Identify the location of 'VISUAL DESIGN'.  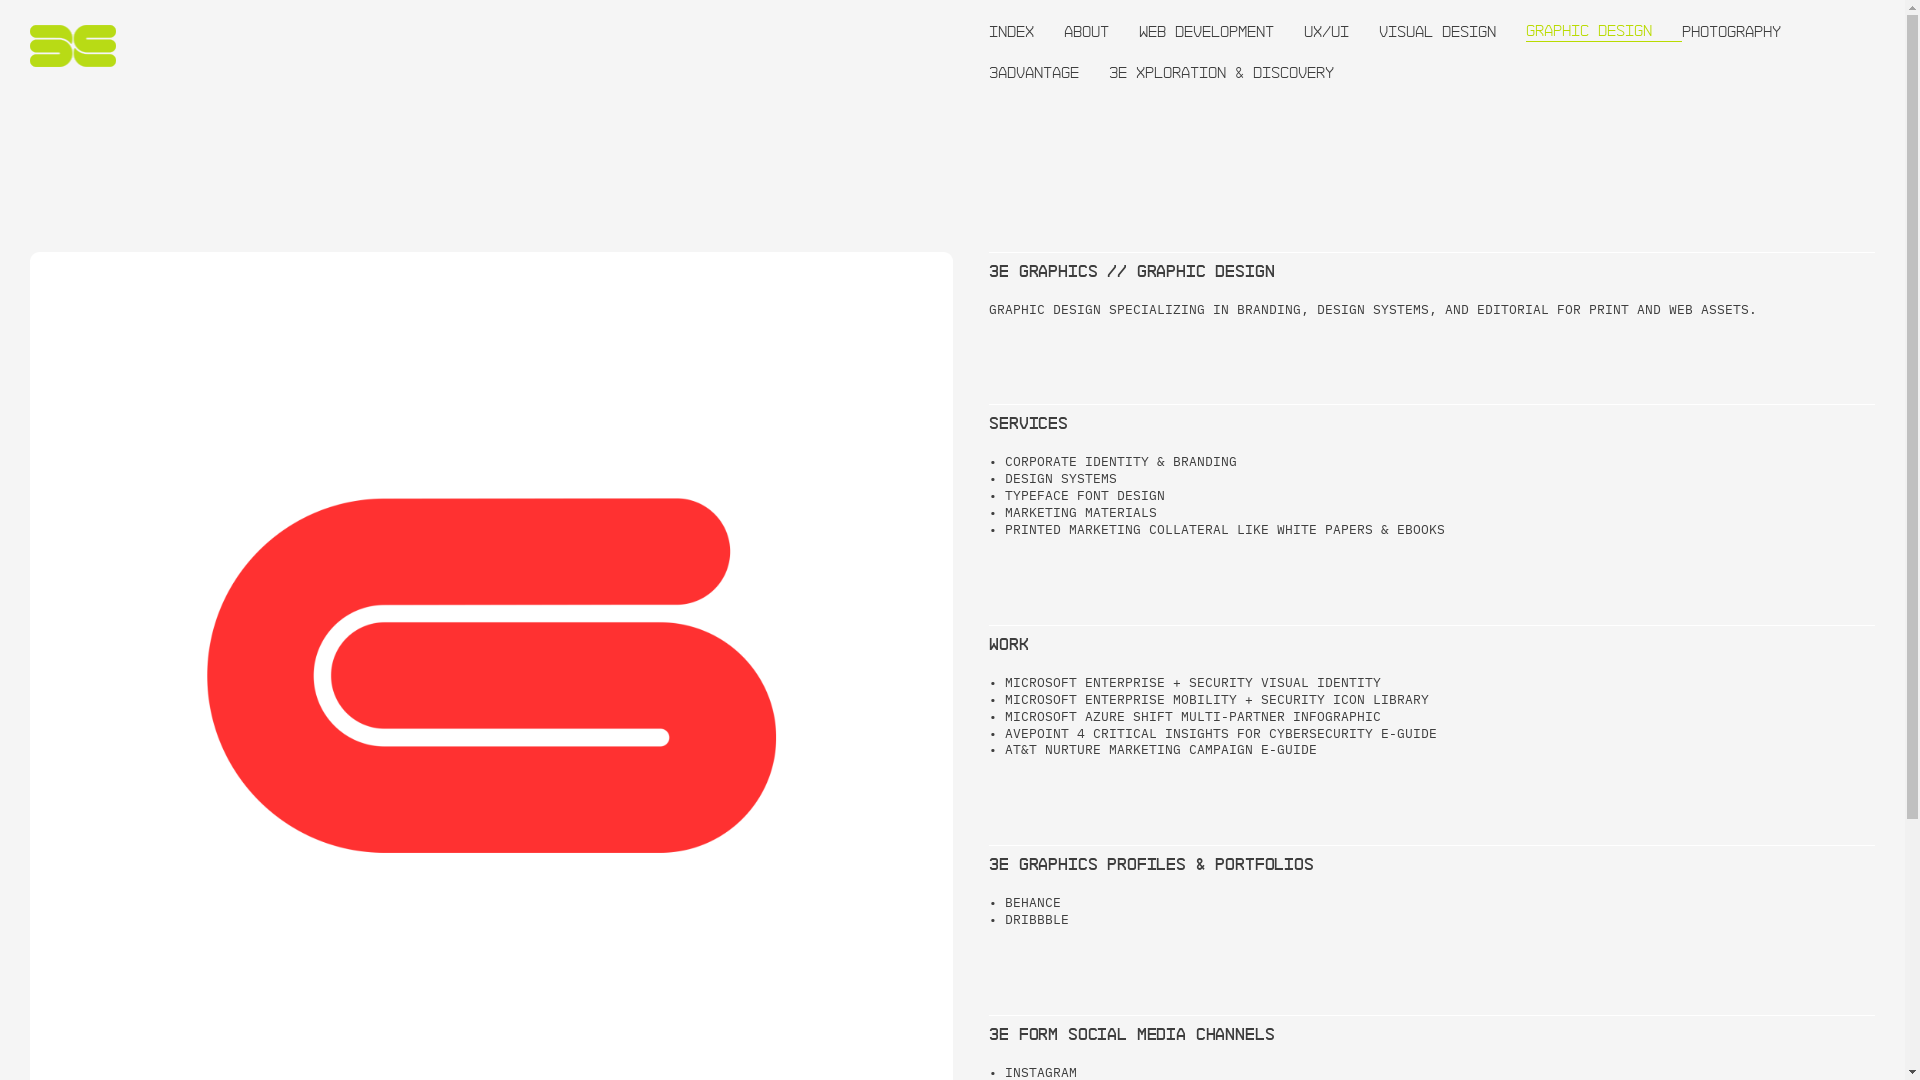
(1452, 20).